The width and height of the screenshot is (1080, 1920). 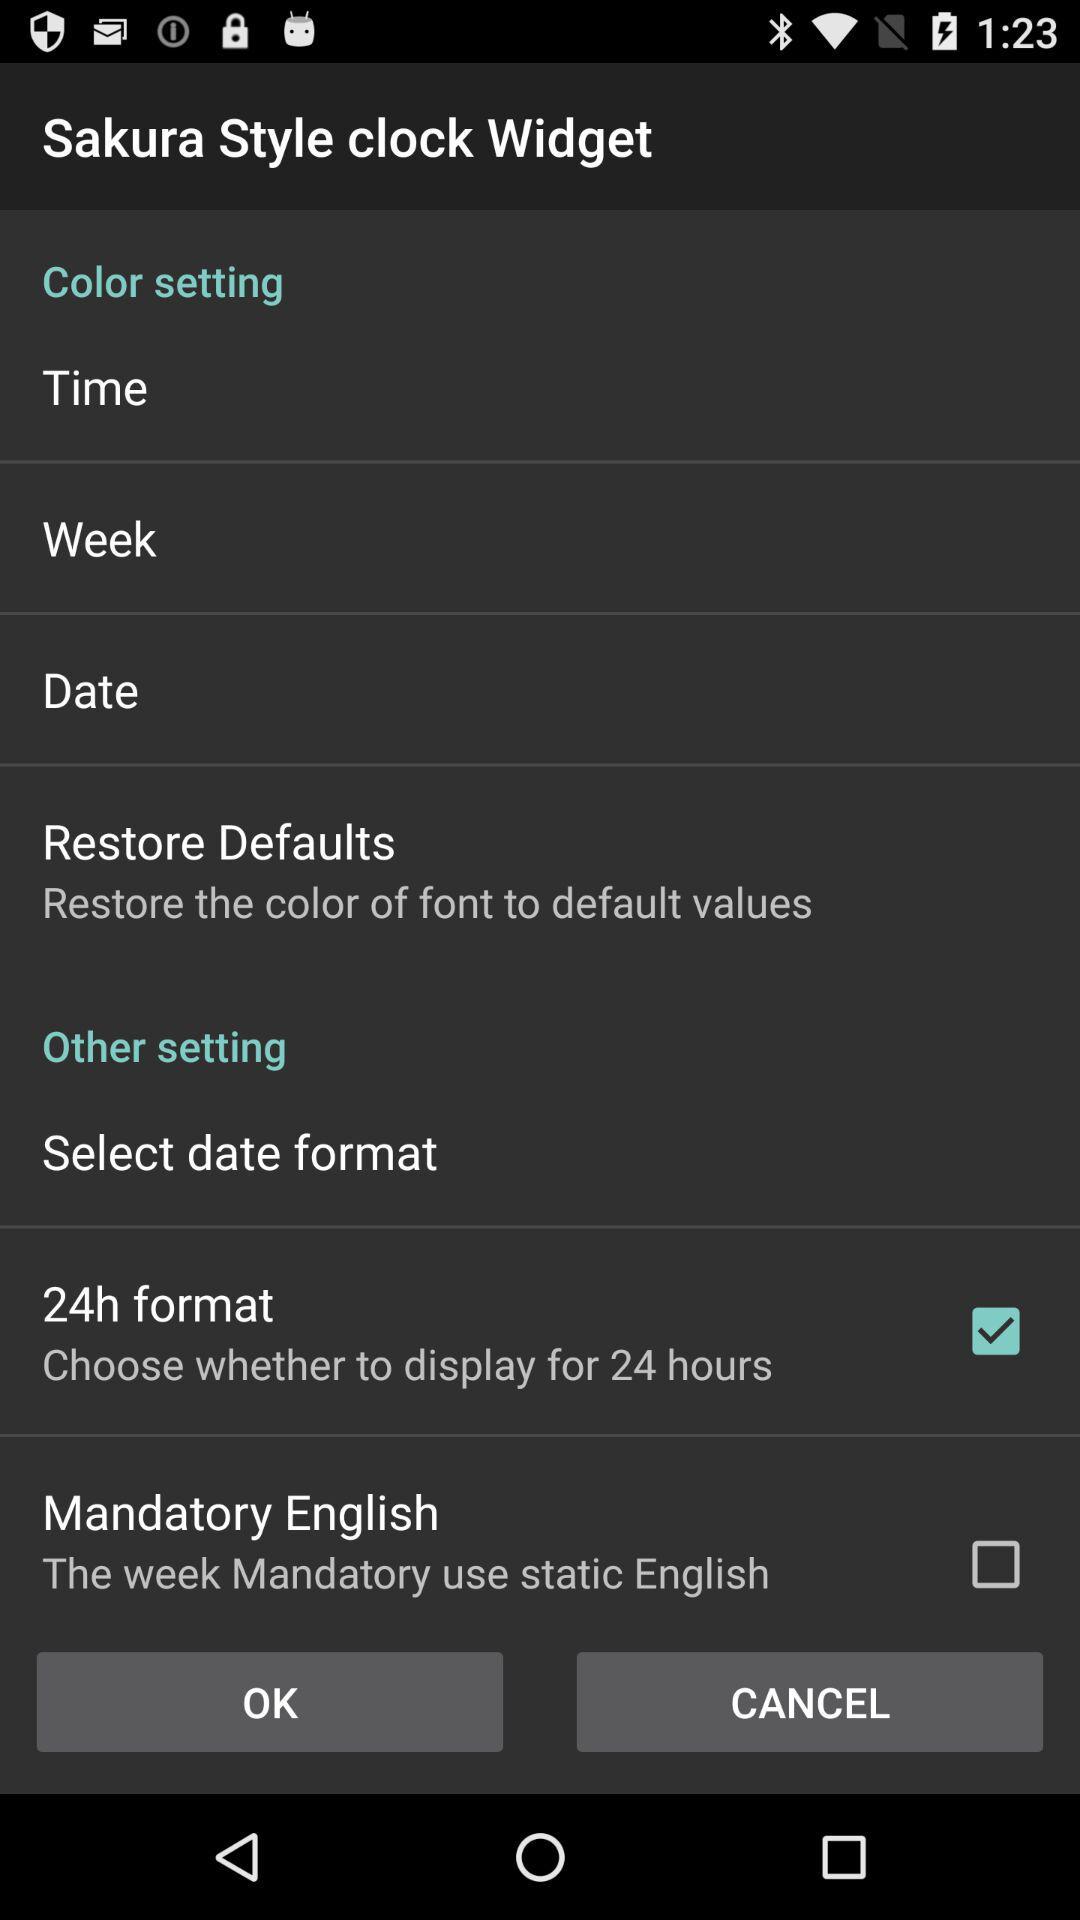 What do you see at coordinates (270, 1701) in the screenshot?
I see `the button to the left of the cancel` at bounding box center [270, 1701].